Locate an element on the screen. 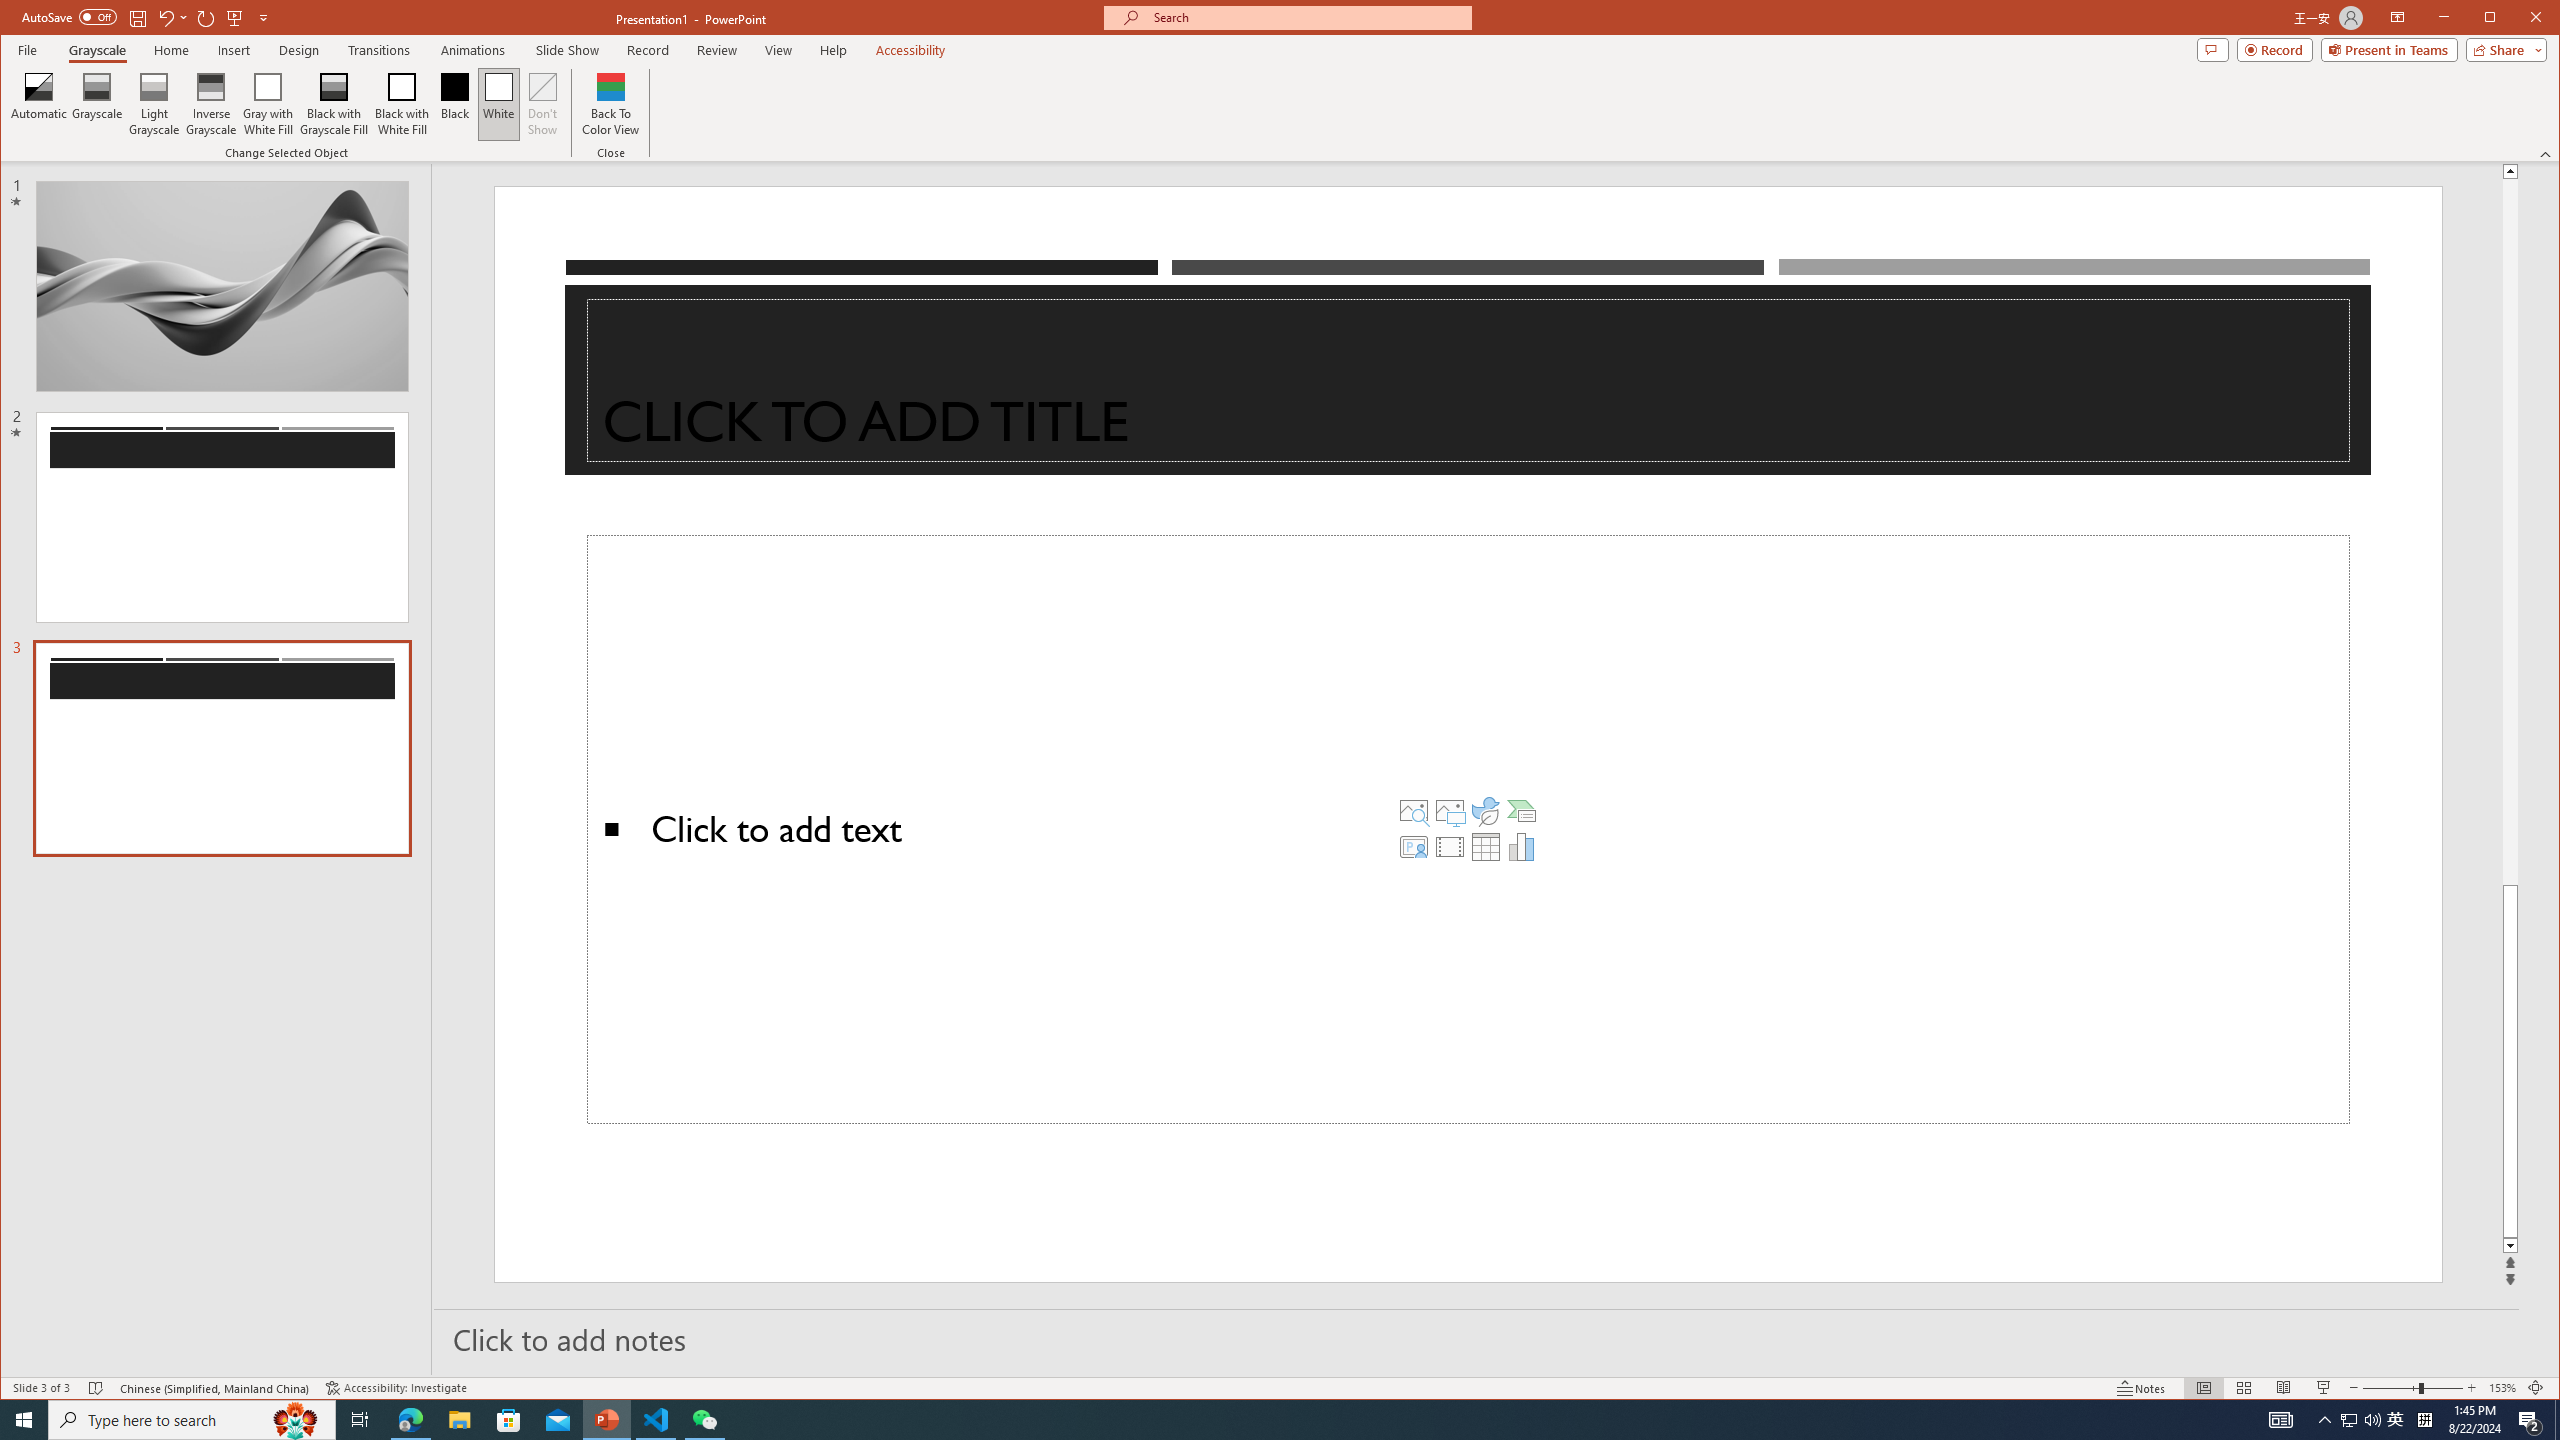  'Stock Images' is located at coordinates (1414, 809).